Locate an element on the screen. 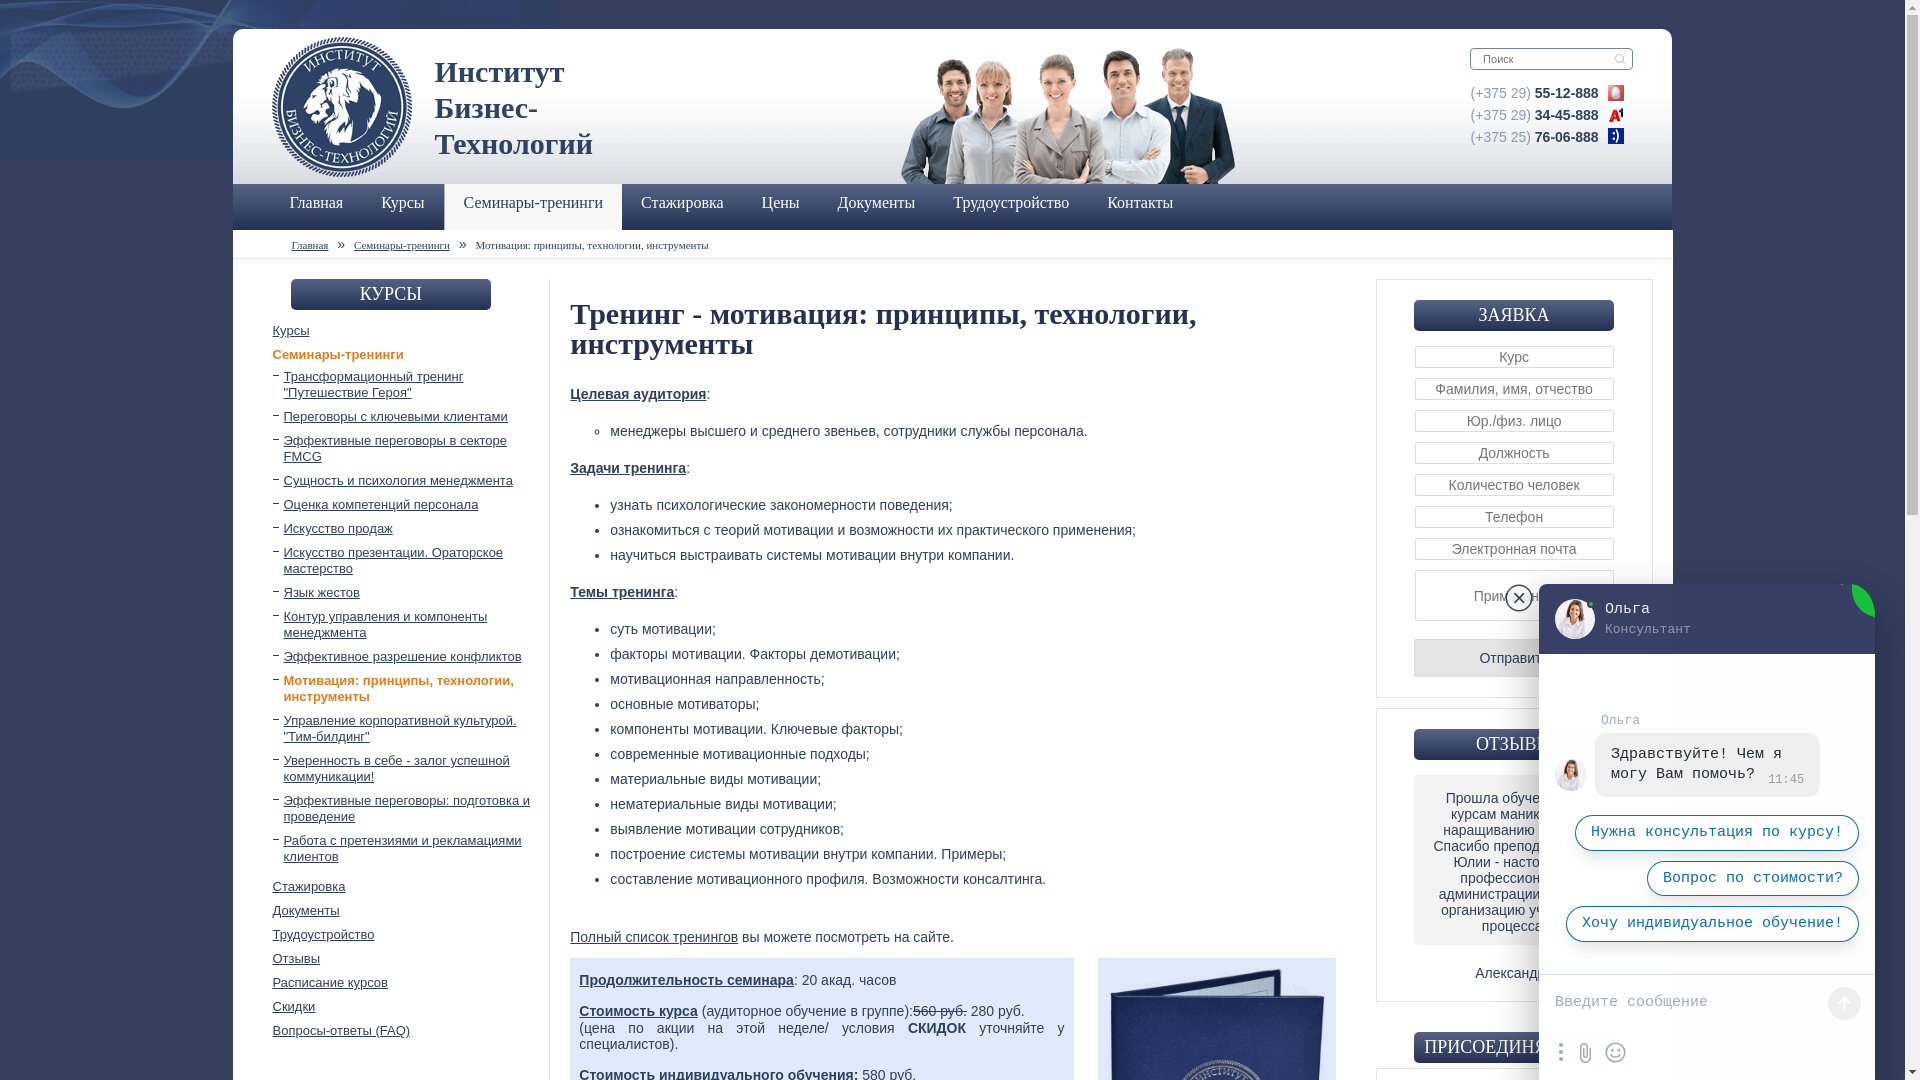  '(+375 25) 76-06-888' is located at coordinates (1534, 136).